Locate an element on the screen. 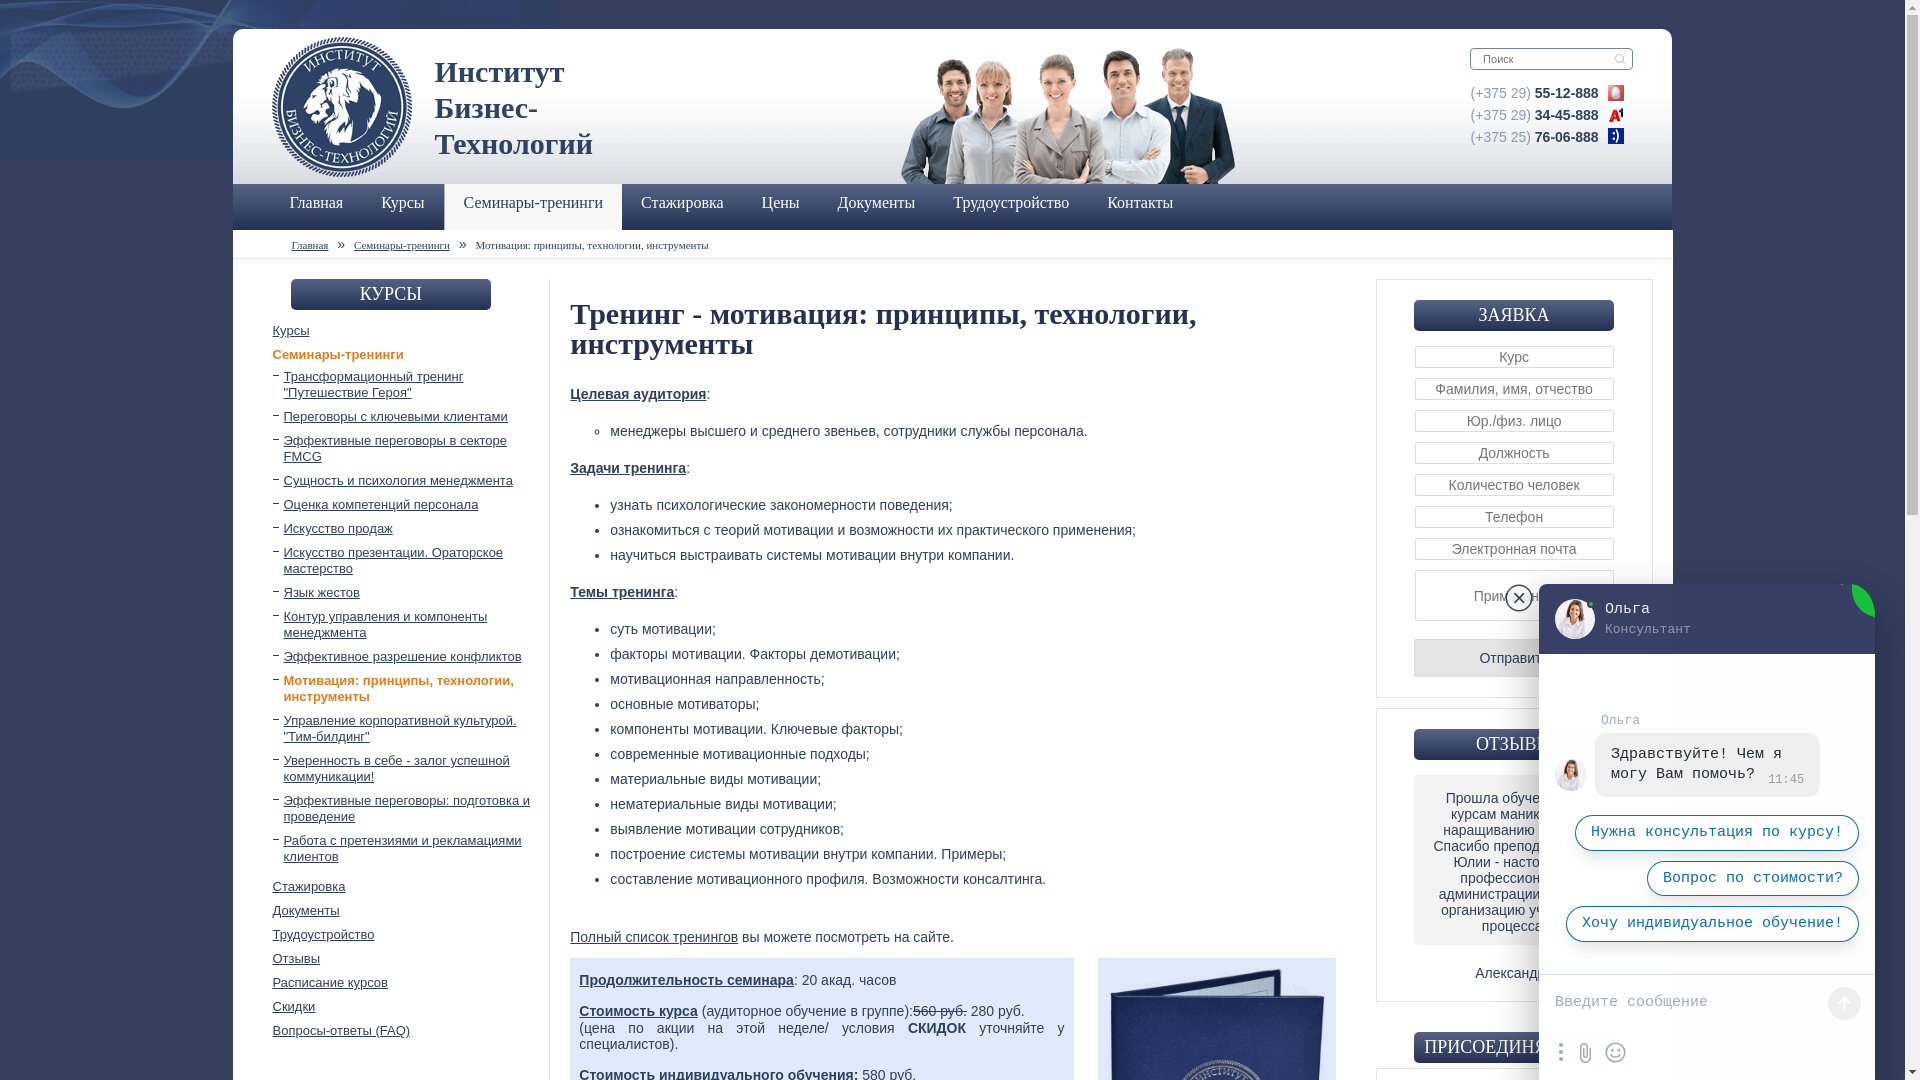  '(+375 25) 76-06-888' is located at coordinates (1534, 136).